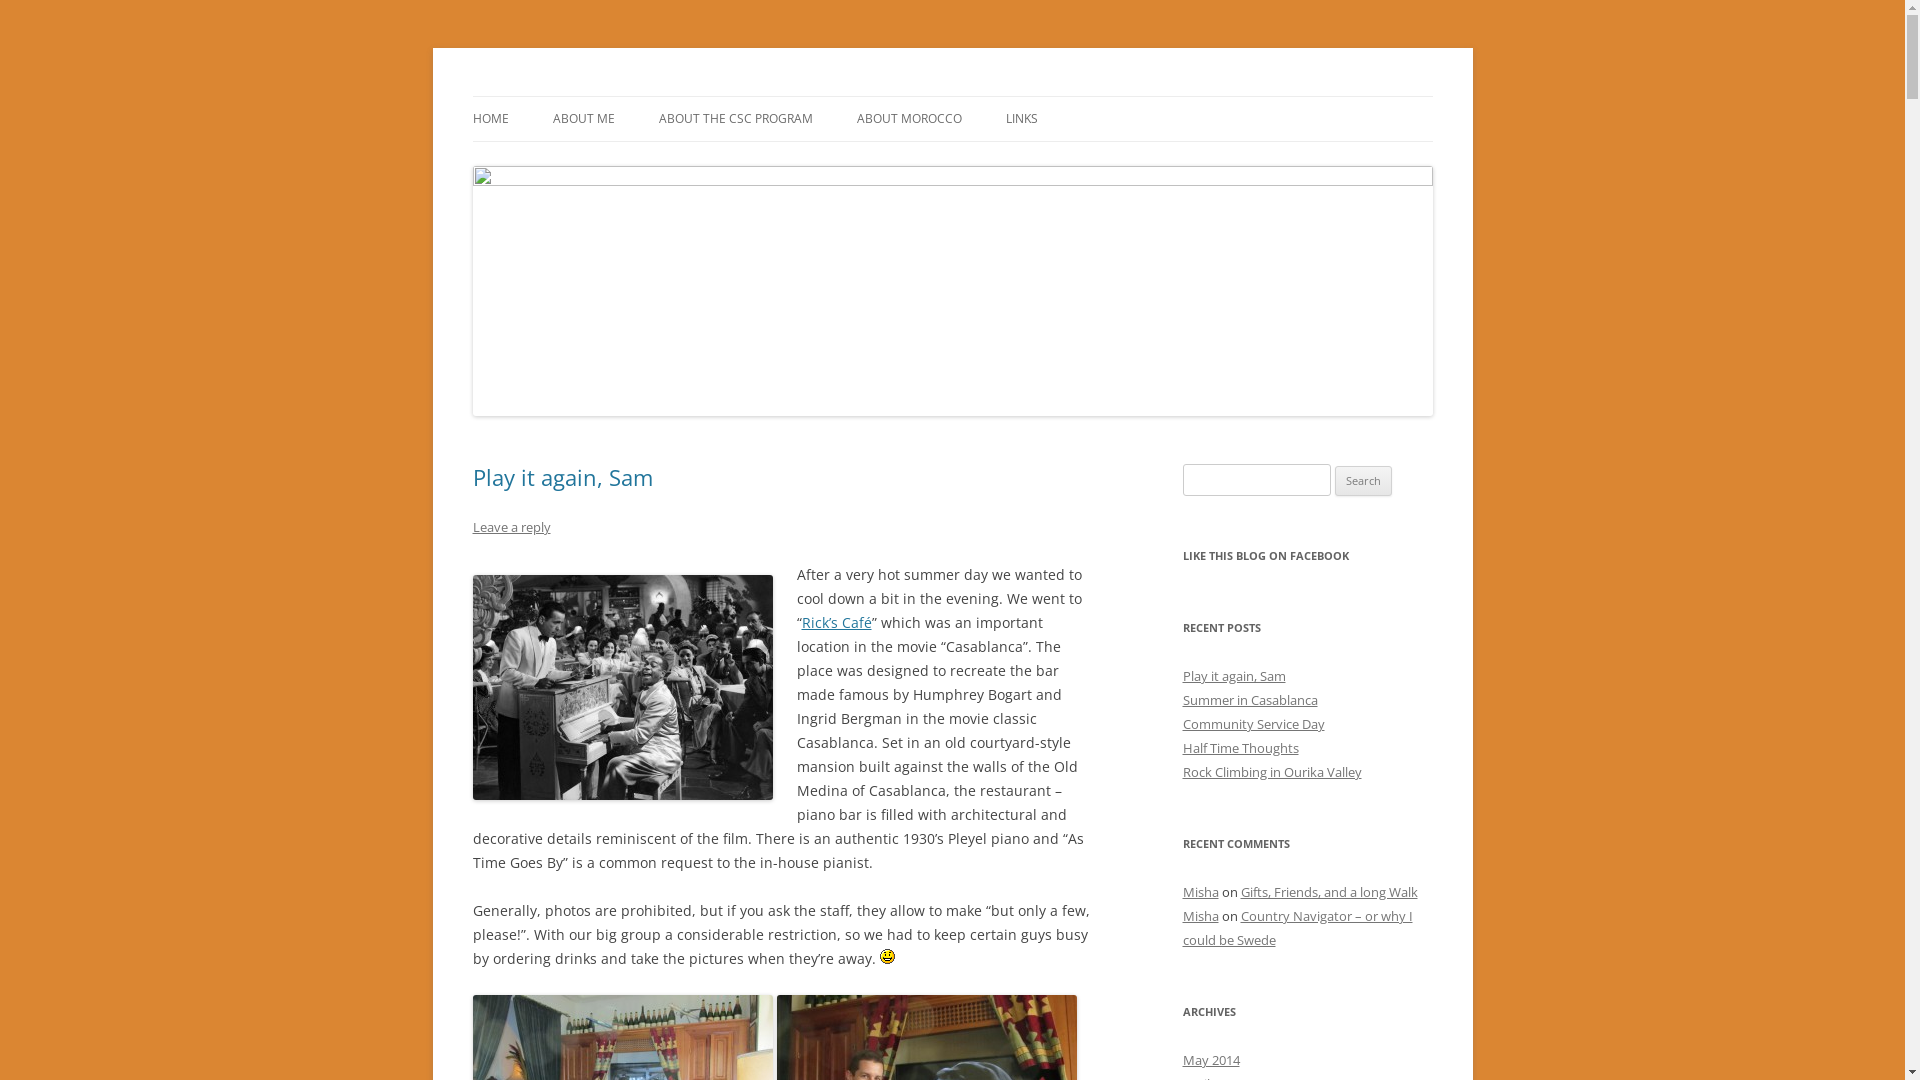 The height and width of the screenshot is (1080, 1920). What do you see at coordinates (489, 119) in the screenshot?
I see `'HOME'` at bounding box center [489, 119].